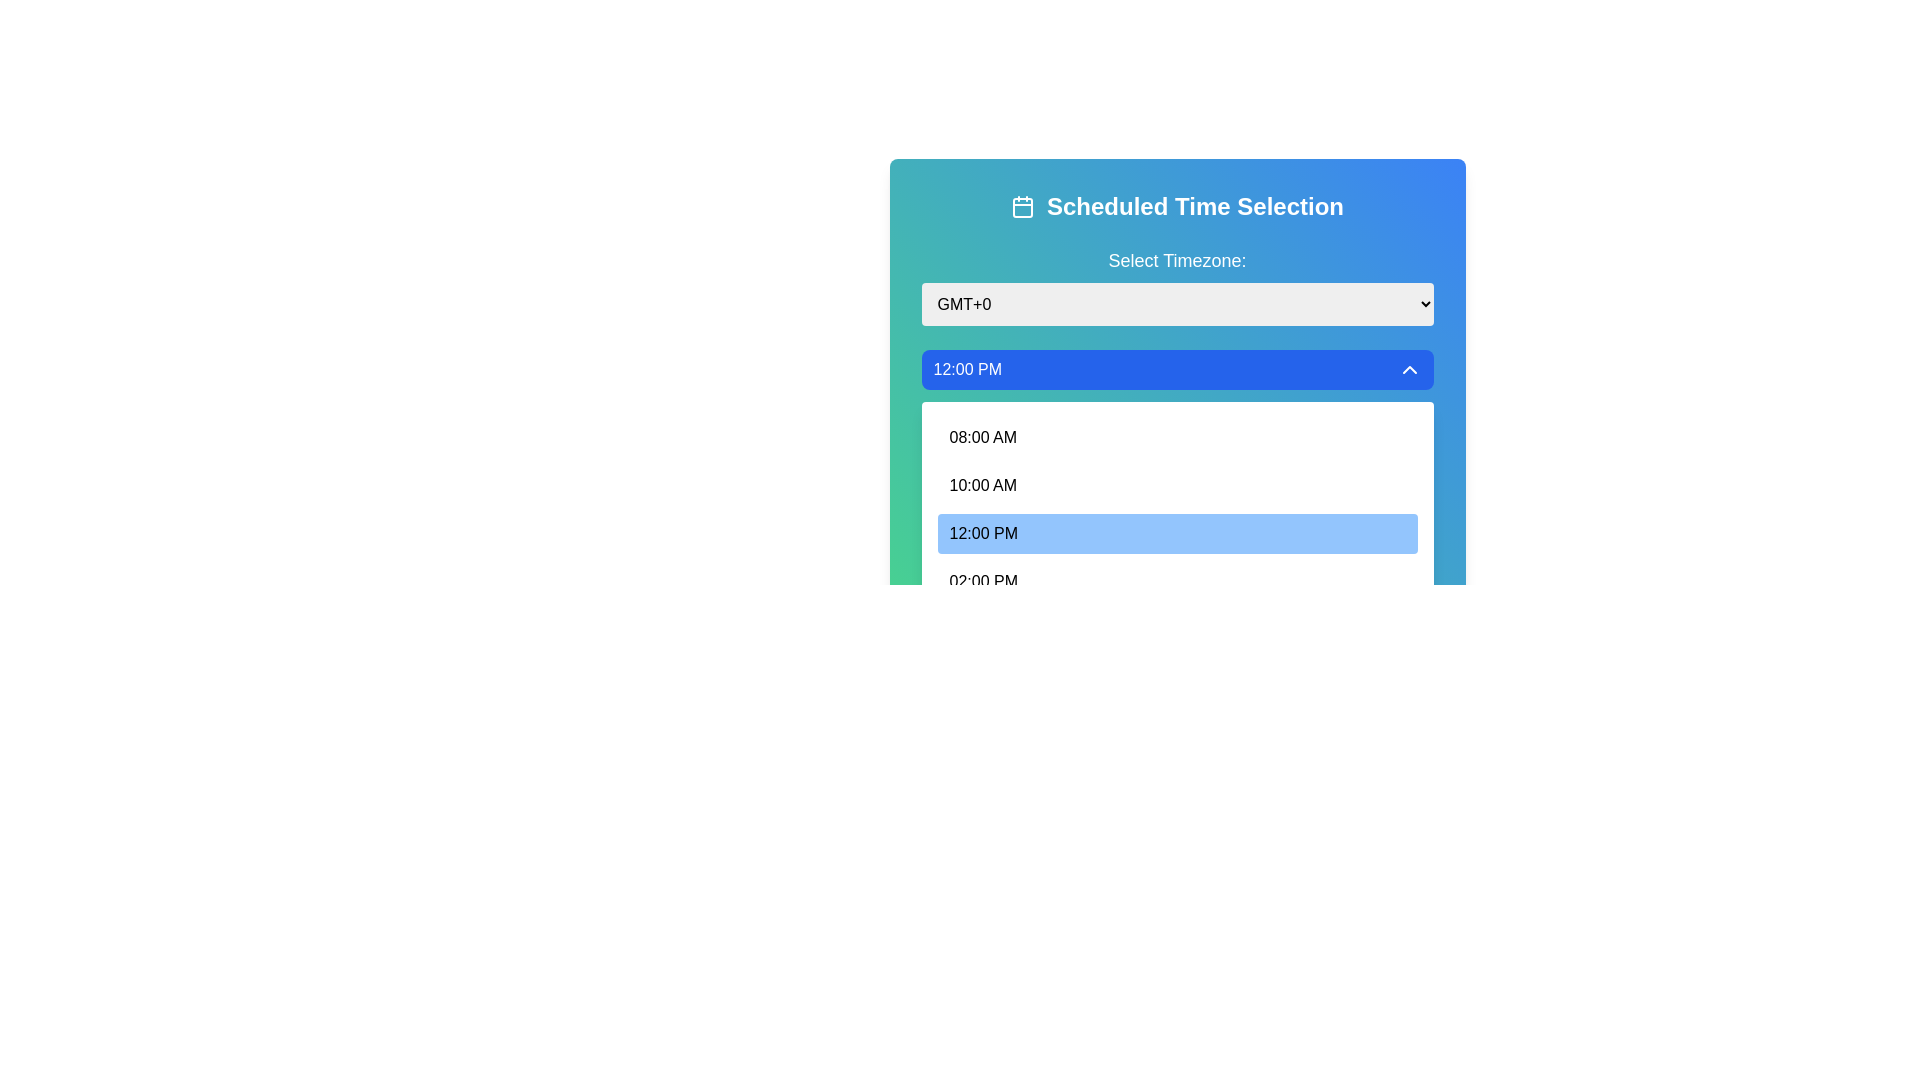  Describe the element at coordinates (1177, 507) in the screenshot. I see `the selectable list item displaying '12:00 PM' in the dropdown menu` at that location.